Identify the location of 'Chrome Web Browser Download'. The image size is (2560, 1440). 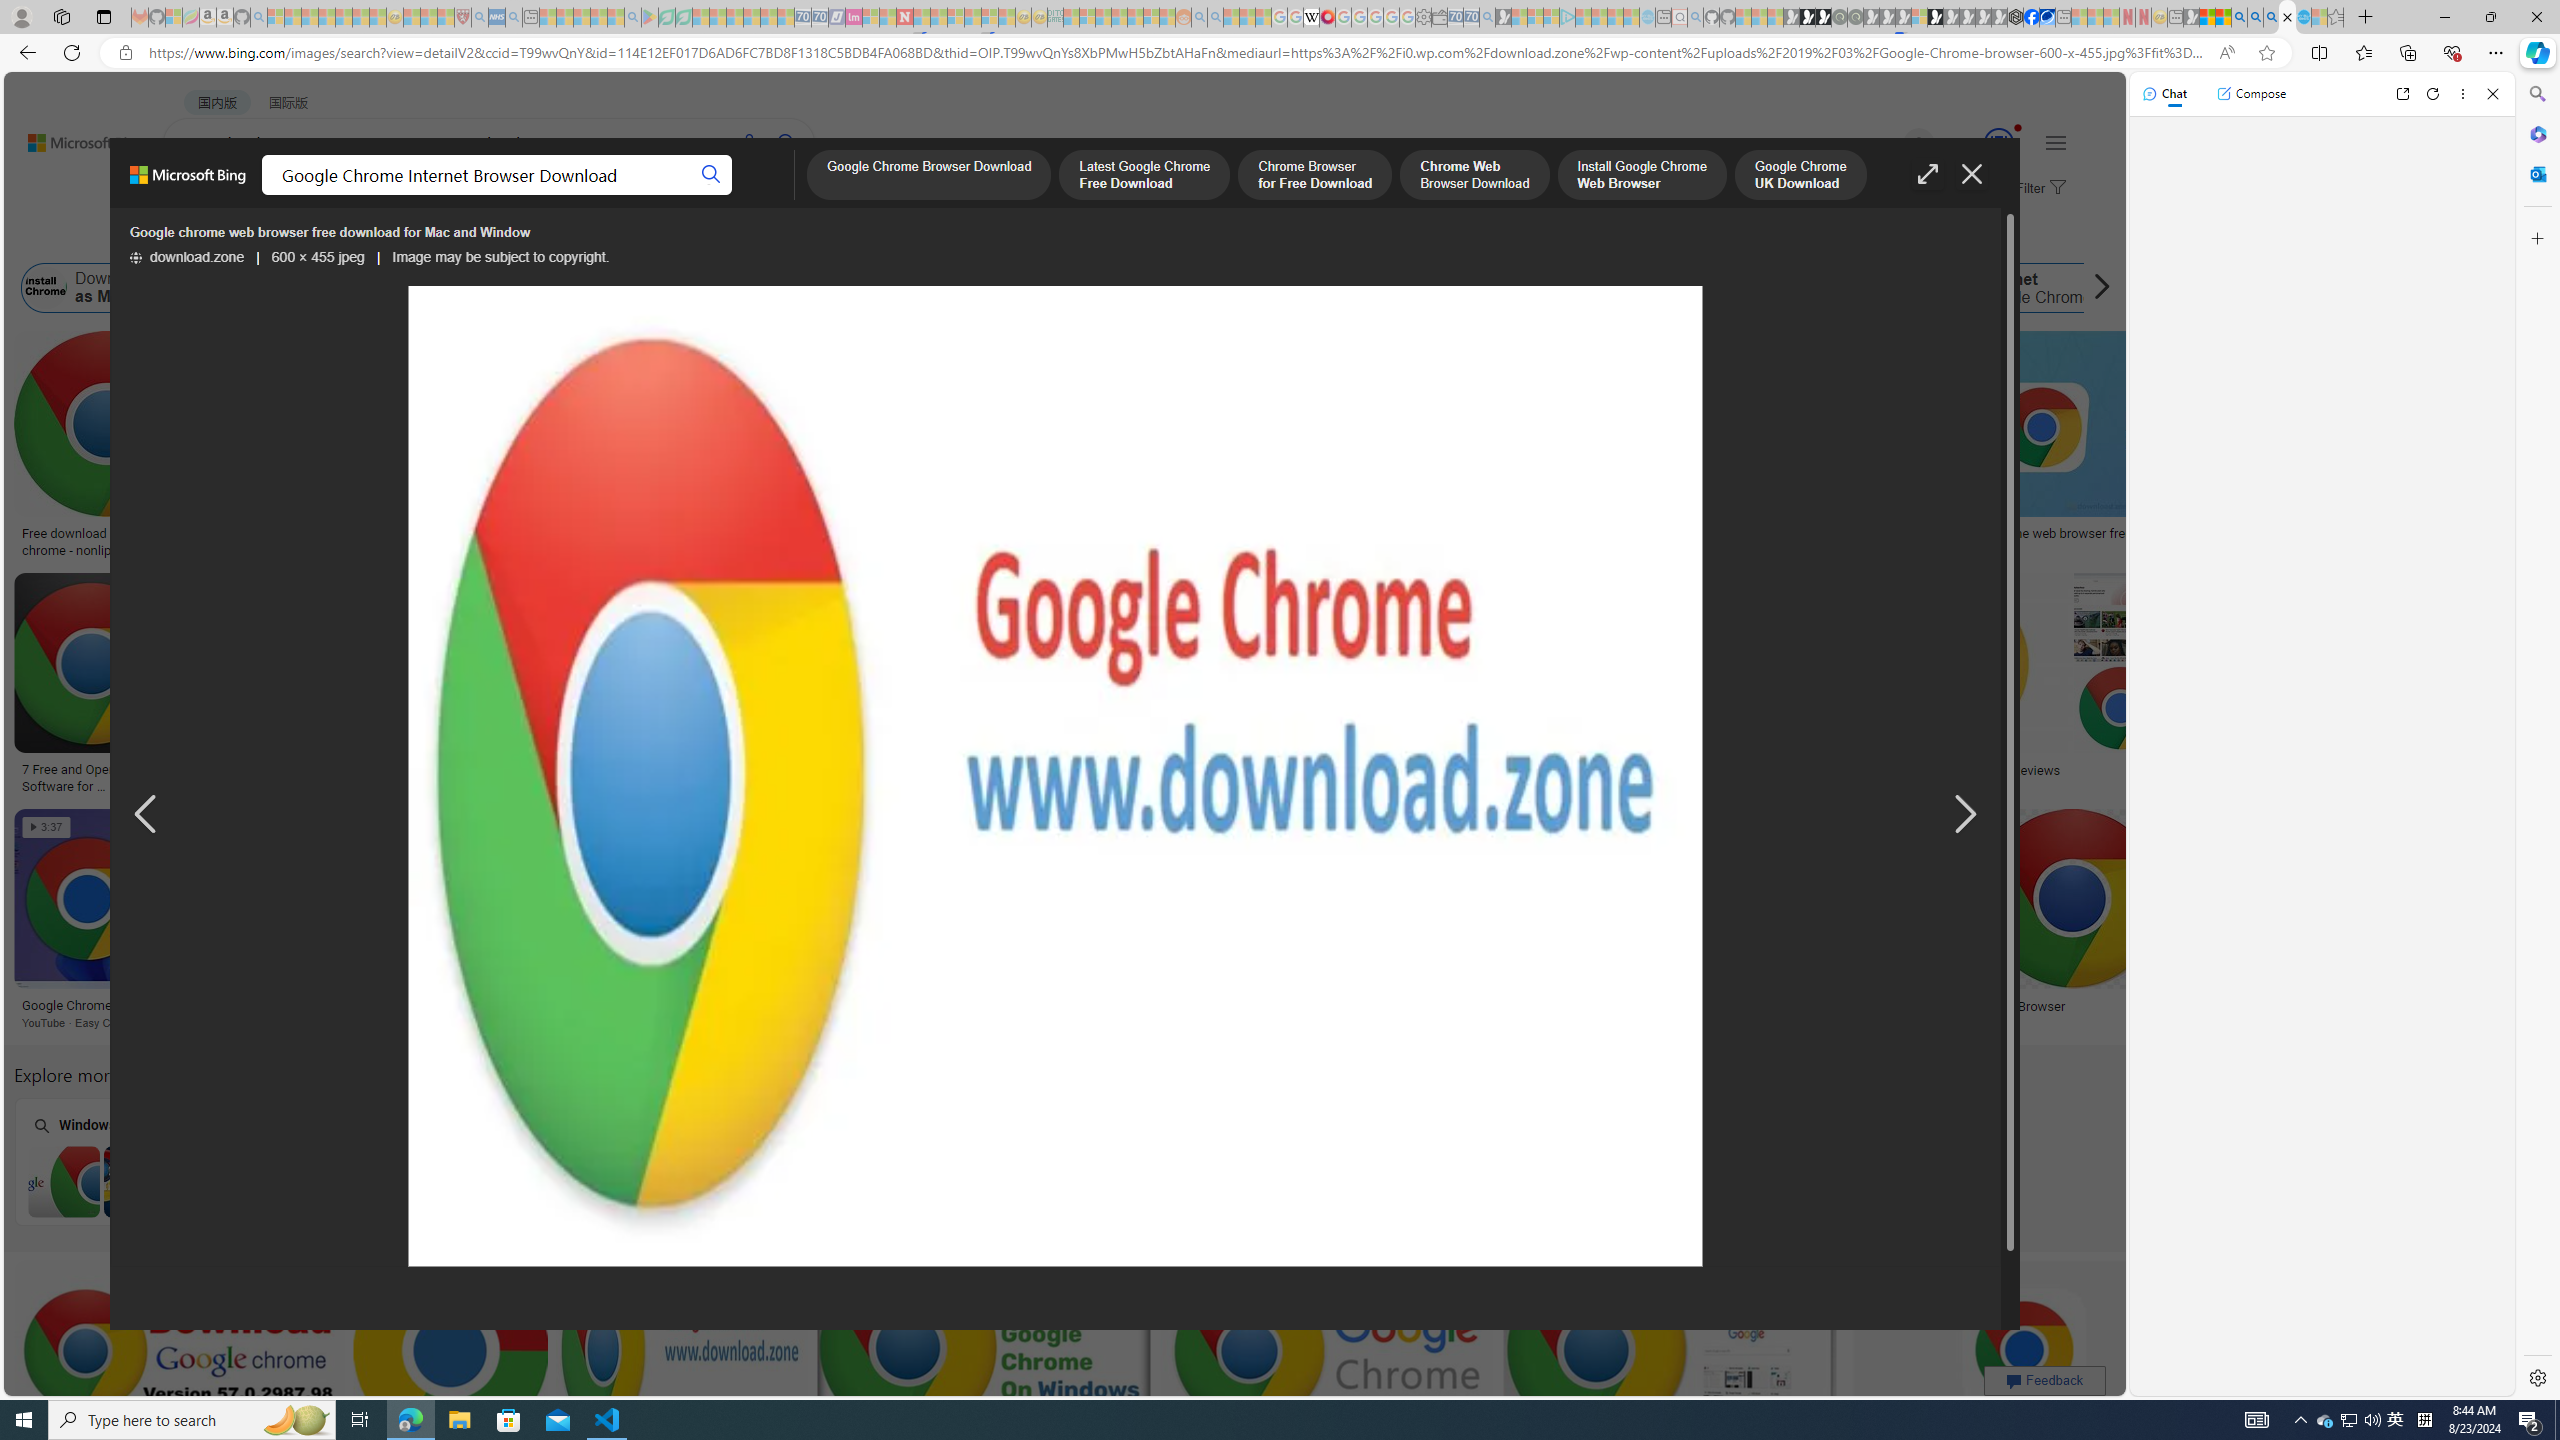
(1473, 176).